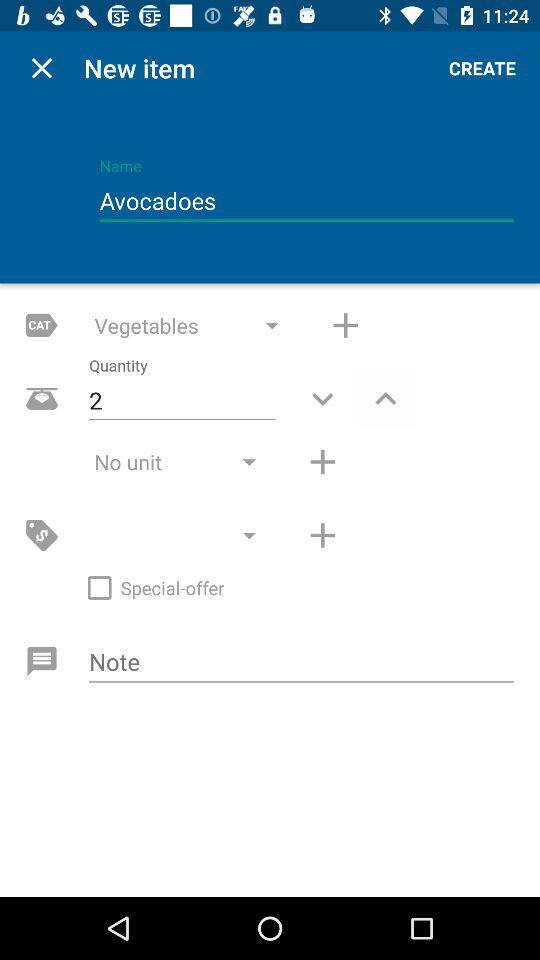 The width and height of the screenshot is (540, 960). Describe the element at coordinates (42, 68) in the screenshot. I see `current item` at that location.